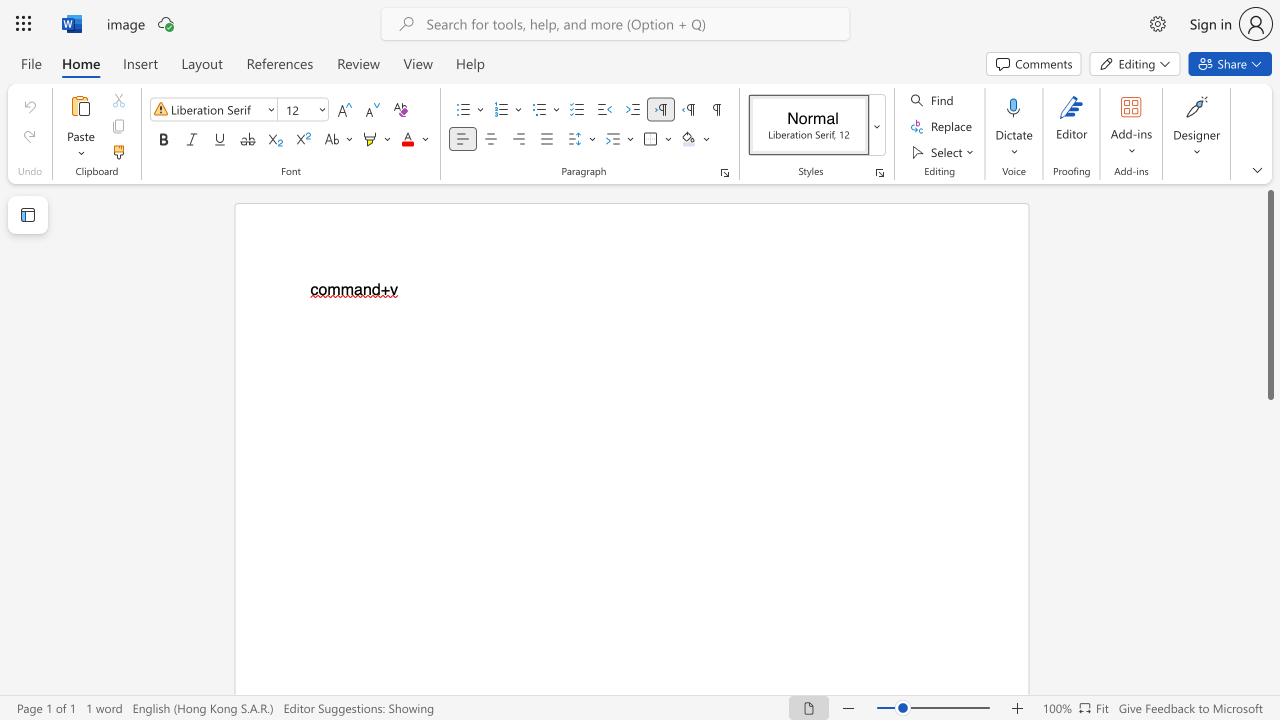 The height and width of the screenshot is (720, 1280). What do you see at coordinates (1269, 688) in the screenshot?
I see `the scrollbar on the side` at bounding box center [1269, 688].